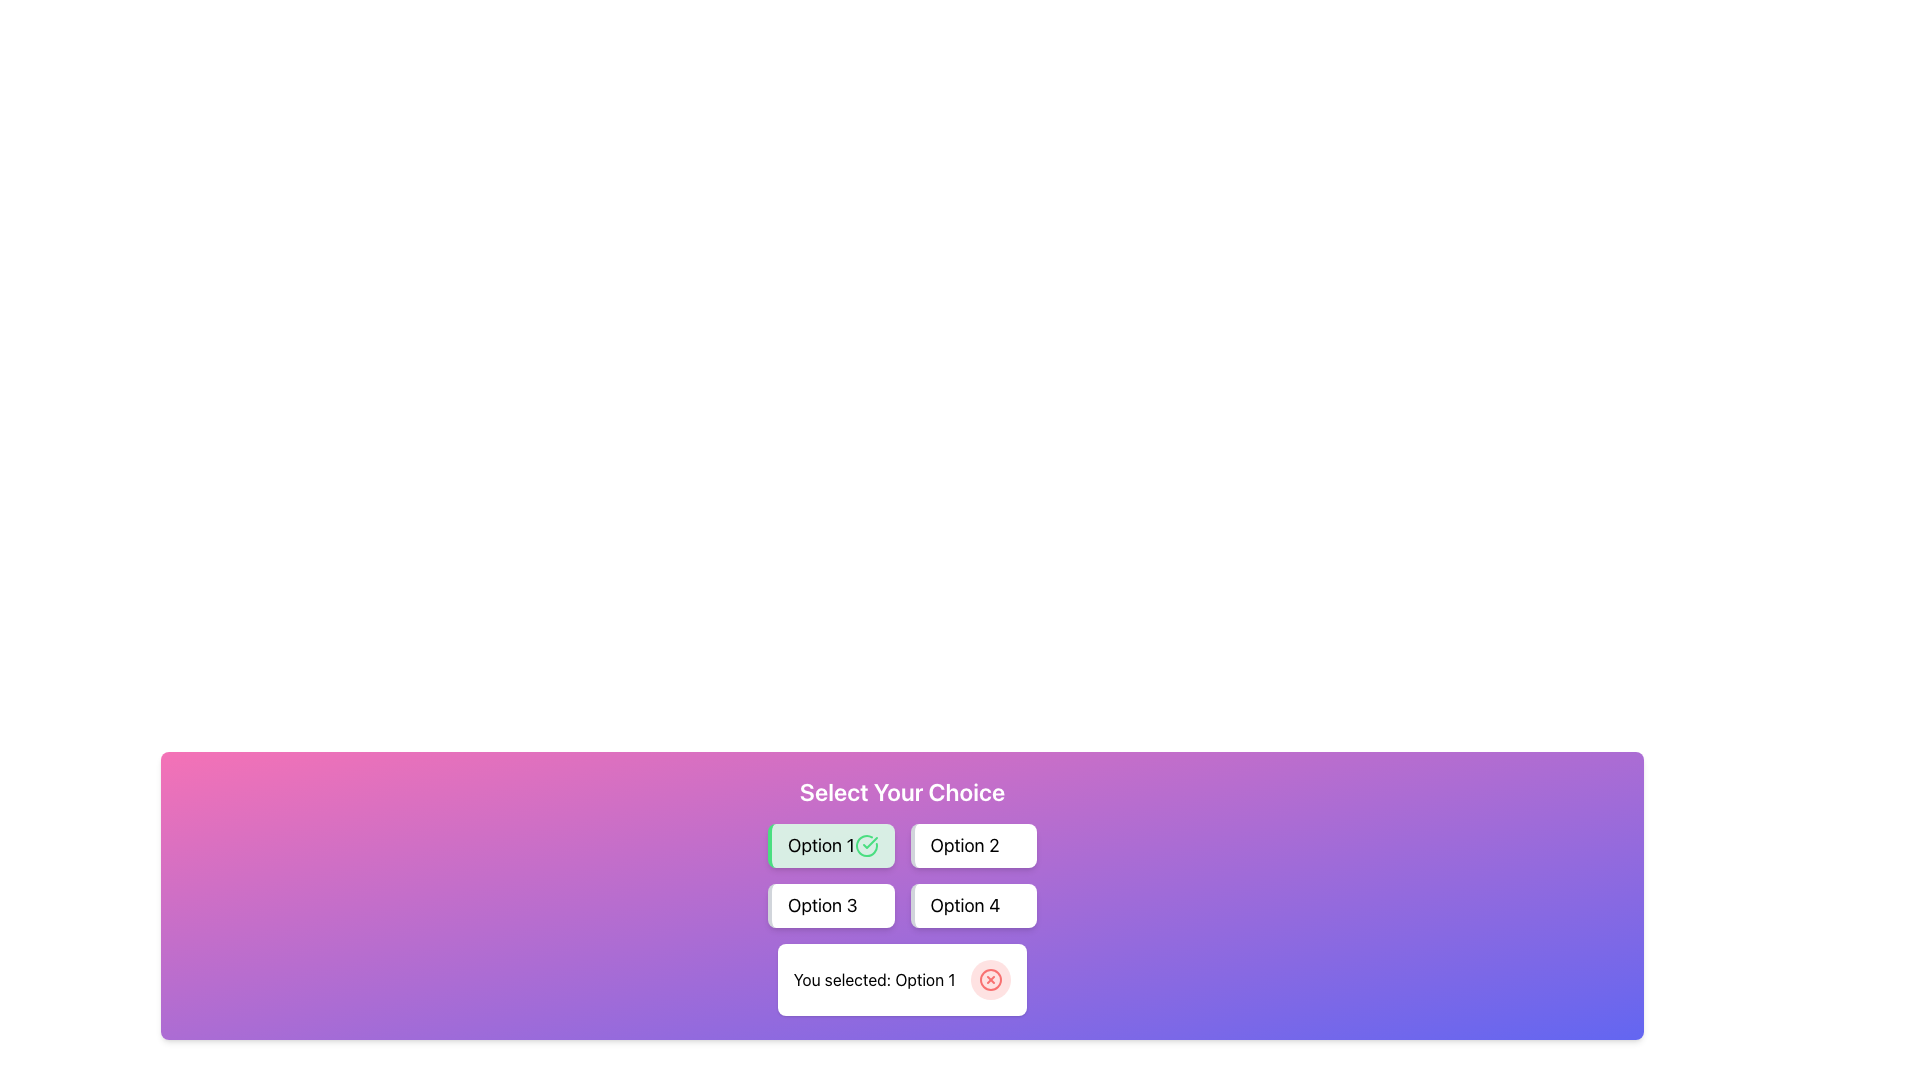 The width and height of the screenshot is (1920, 1080). Describe the element at coordinates (964, 845) in the screenshot. I see `the text label displaying 'Option 2' which is styled with a normal font weight and located within a white rectangular box in the top row of a 2x2 grid layout` at that location.